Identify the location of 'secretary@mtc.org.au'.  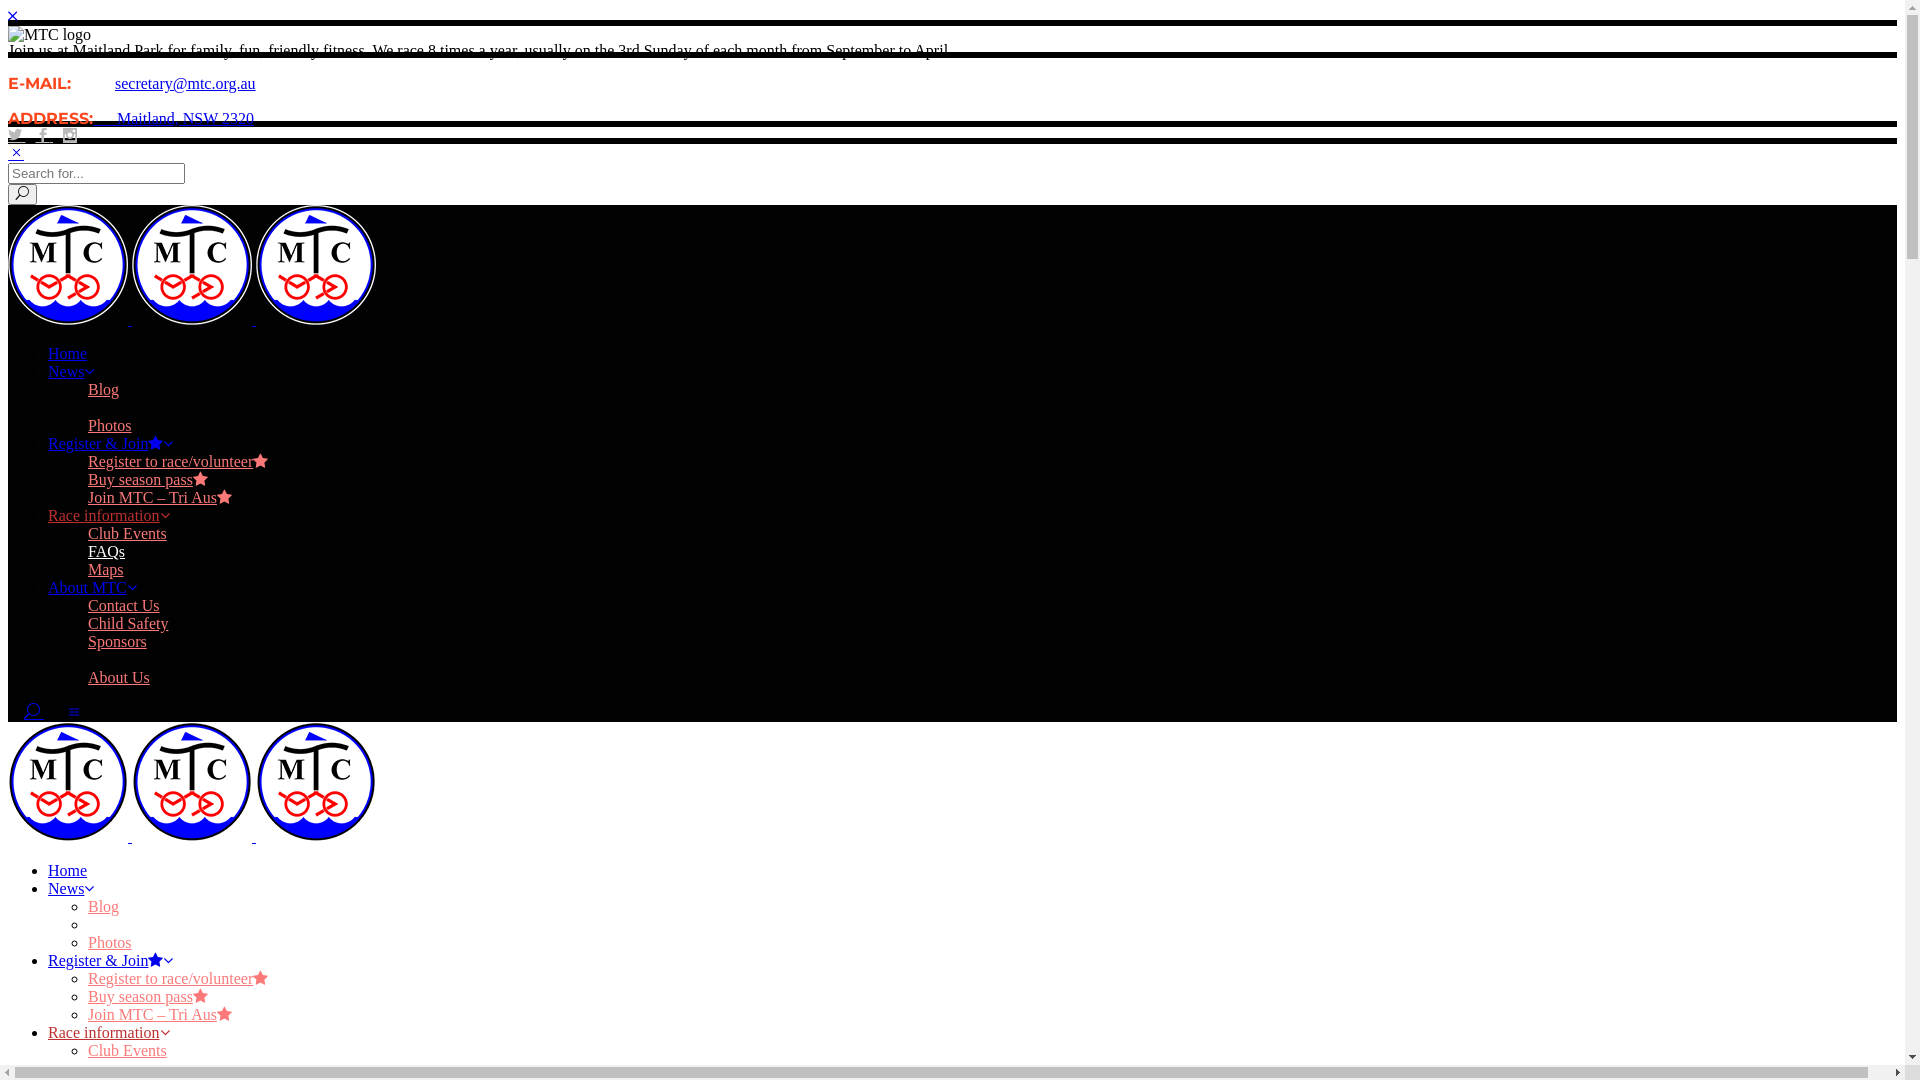
(185, 82).